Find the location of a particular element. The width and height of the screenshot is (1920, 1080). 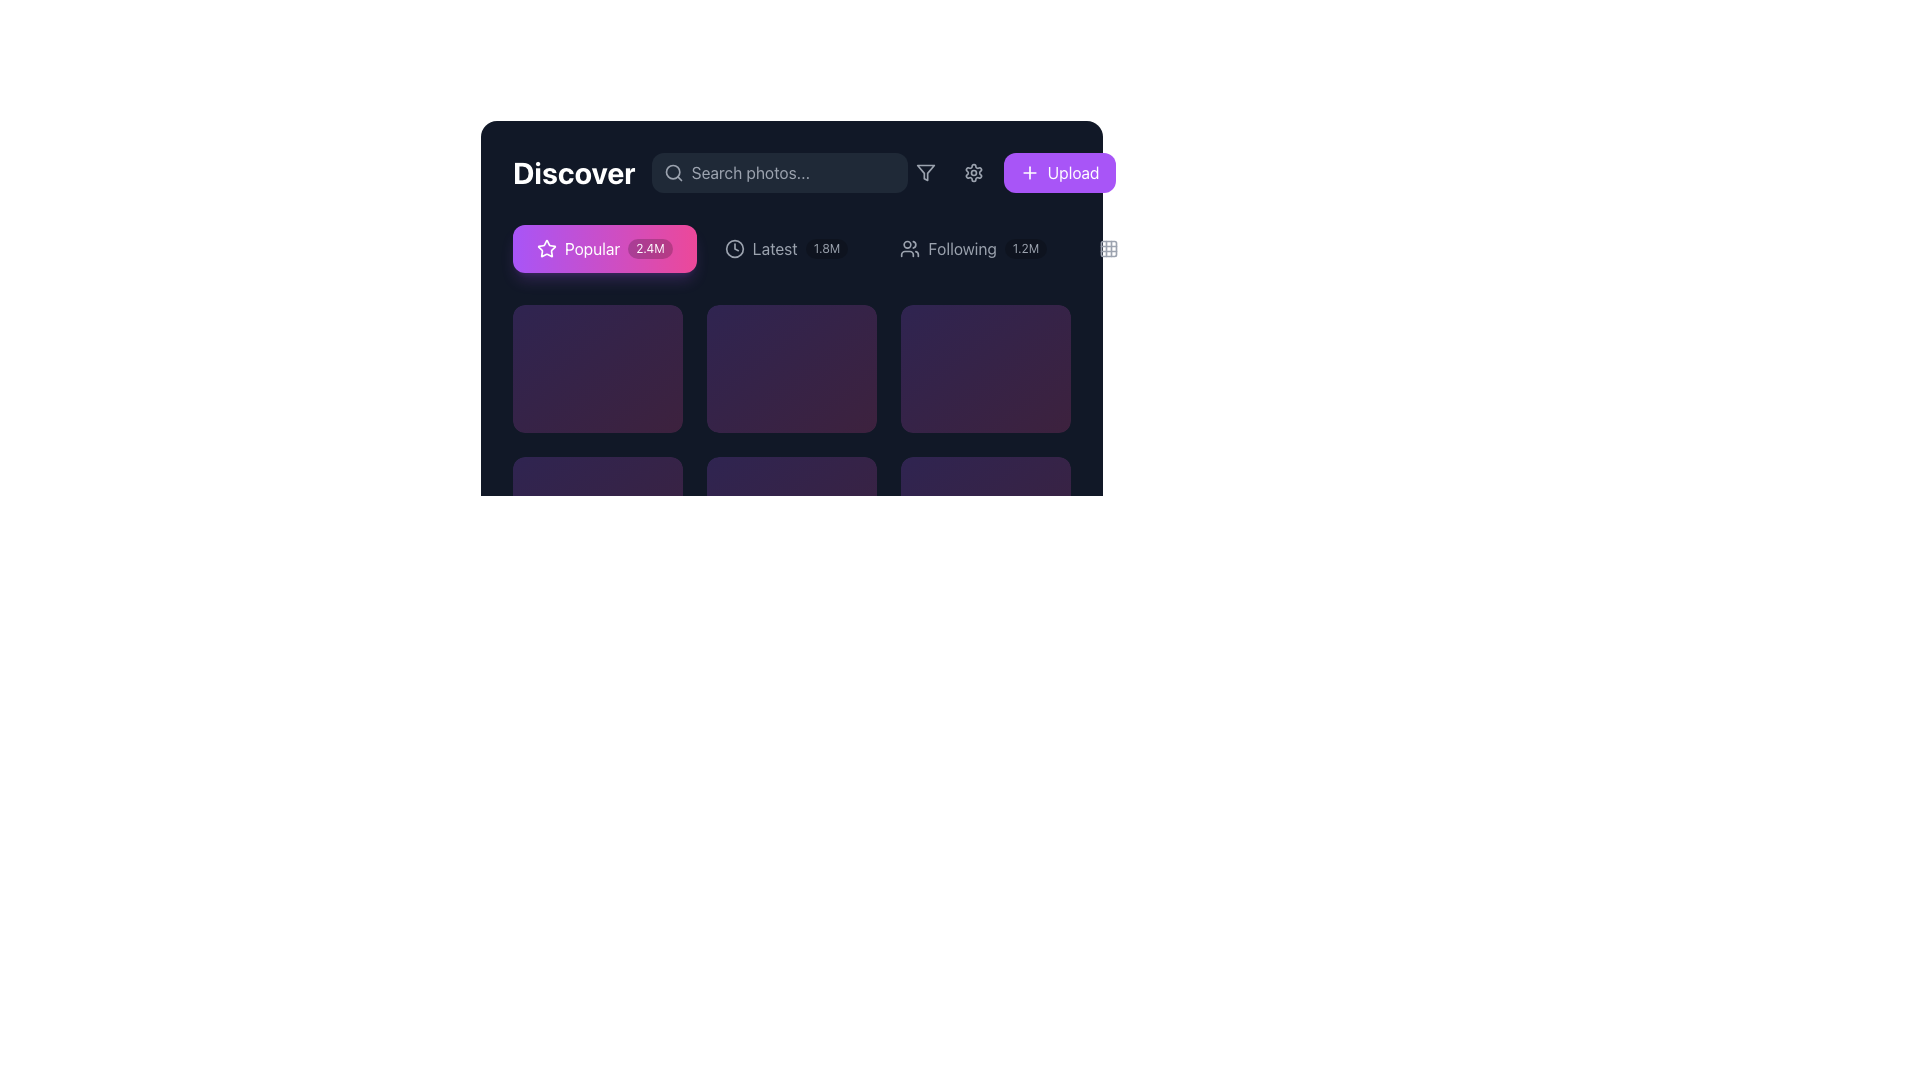

the 'Upload' button with a purple background and white text, located in the upper right area of the interface, to initiate an upload is located at coordinates (1058, 172).